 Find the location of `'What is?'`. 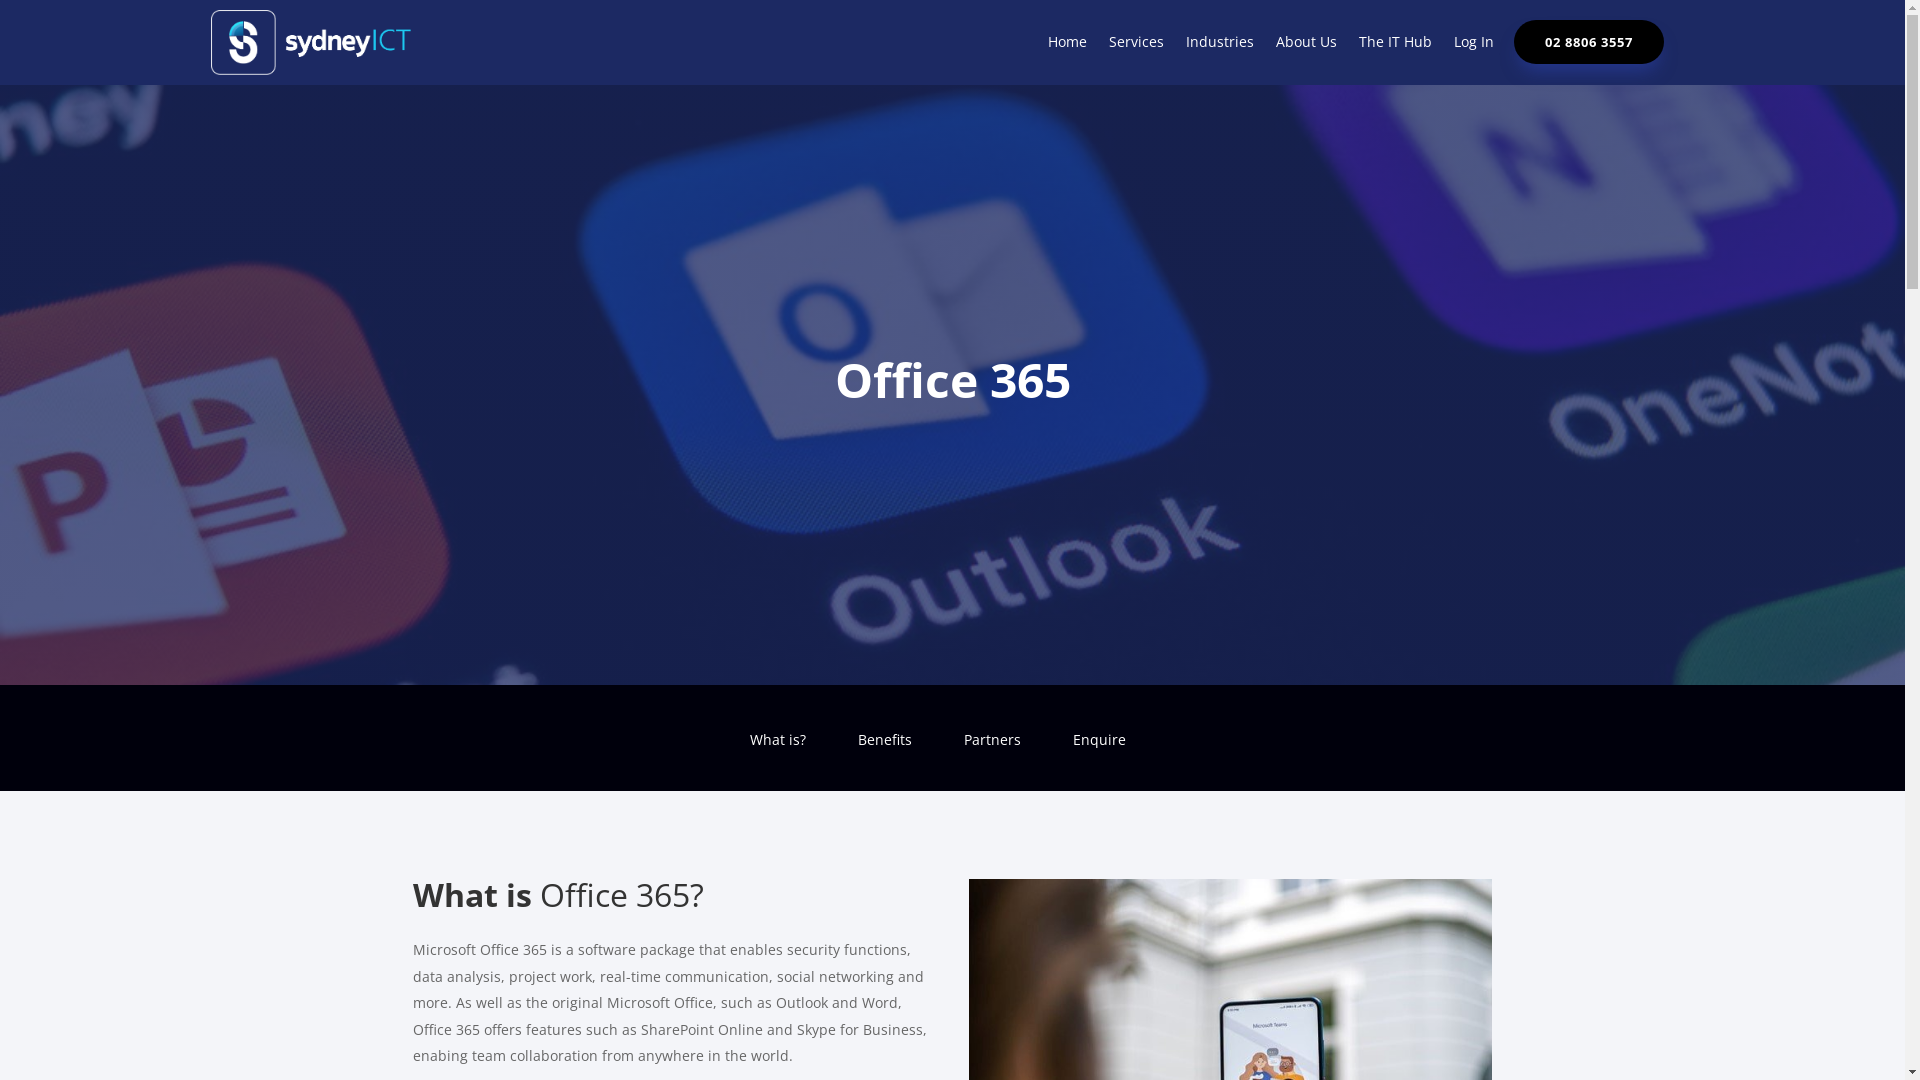

'What is?' is located at coordinates (776, 754).